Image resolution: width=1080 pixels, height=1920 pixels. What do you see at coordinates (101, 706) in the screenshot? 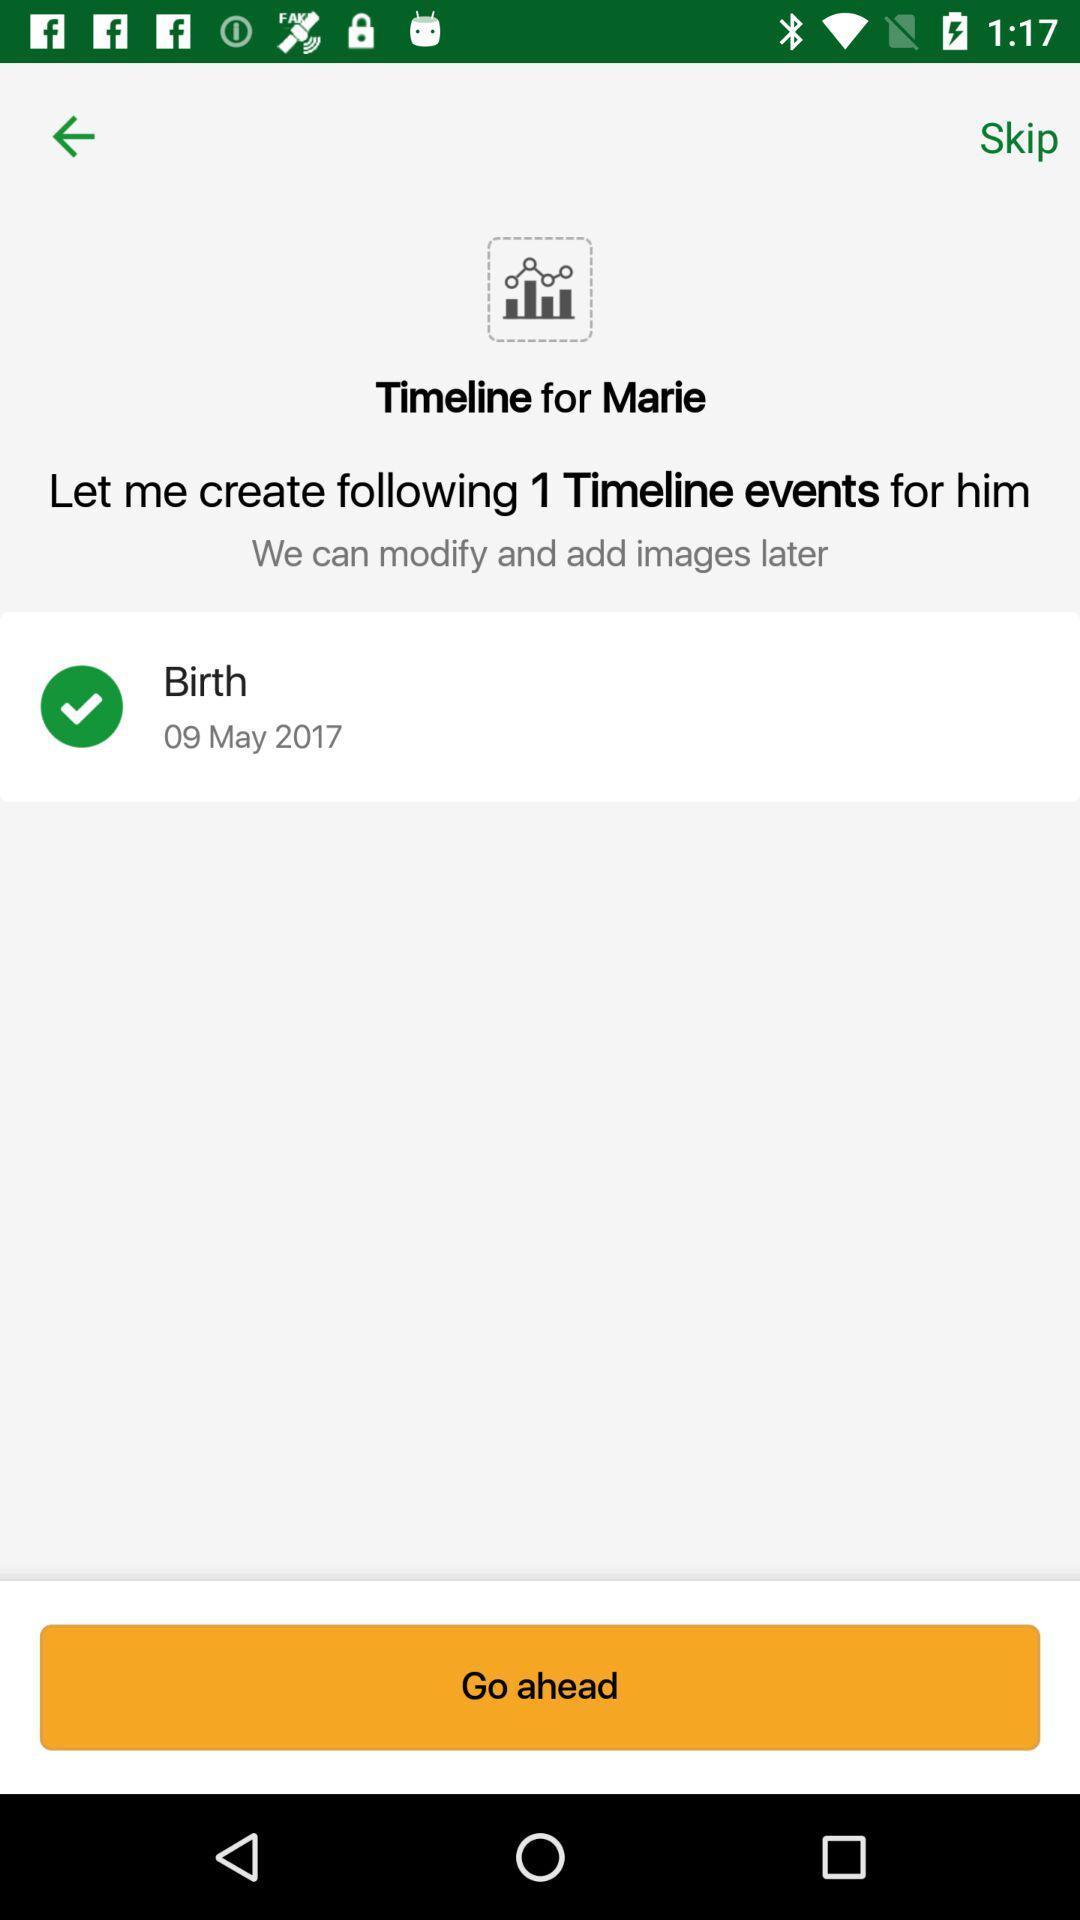
I see `icon below the let me create` at bounding box center [101, 706].